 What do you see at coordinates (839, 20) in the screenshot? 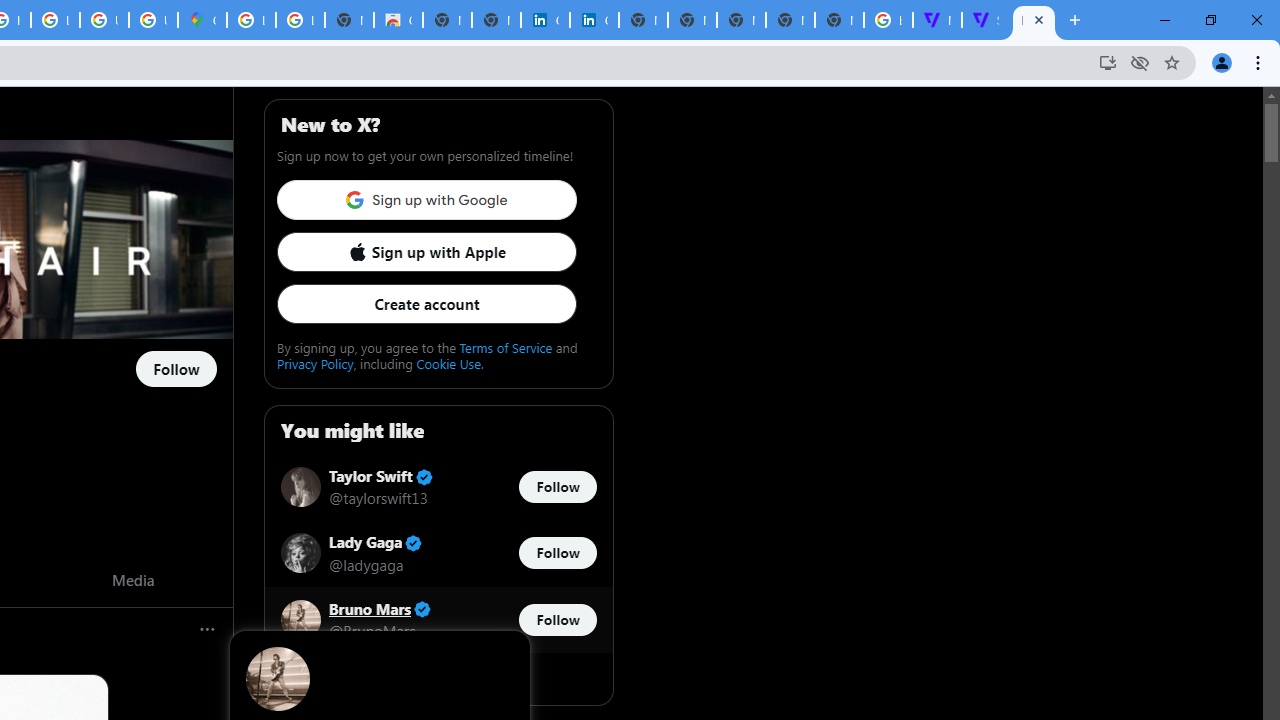
I see `'New Tab'` at bounding box center [839, 20].